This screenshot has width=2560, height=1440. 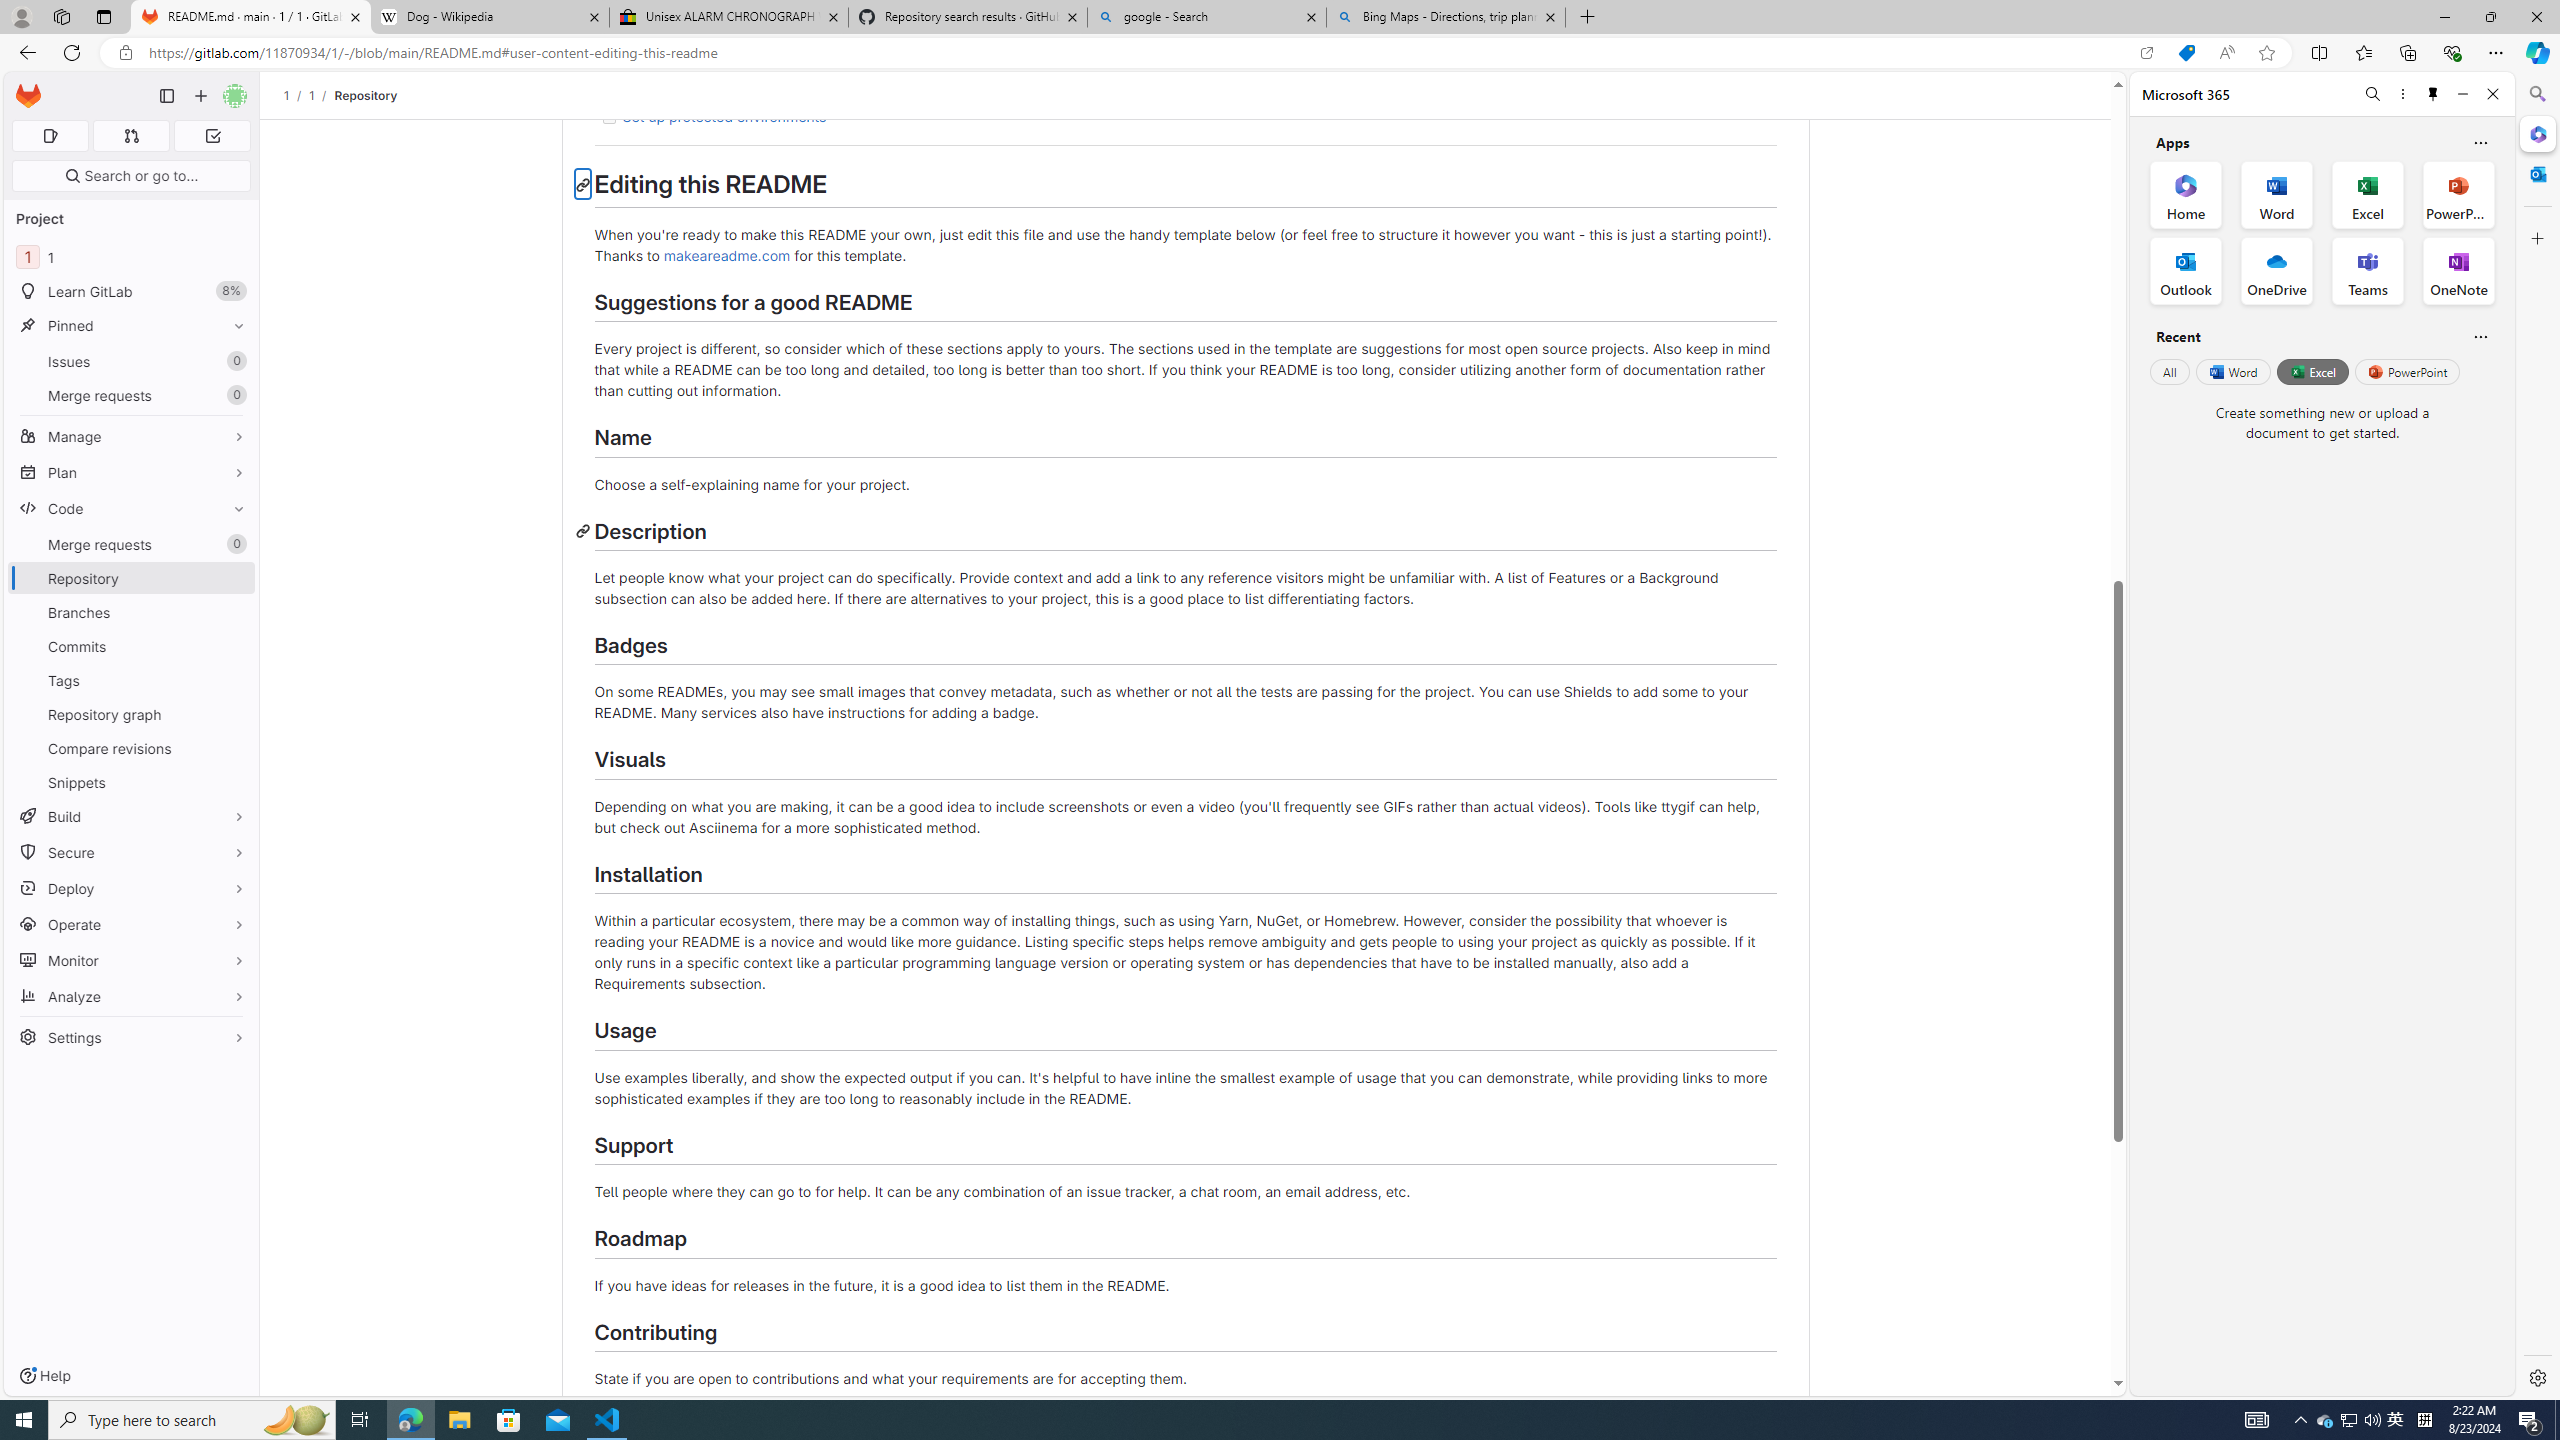 I want to click on 'makeareadme.com', so click(x=726, y=253).